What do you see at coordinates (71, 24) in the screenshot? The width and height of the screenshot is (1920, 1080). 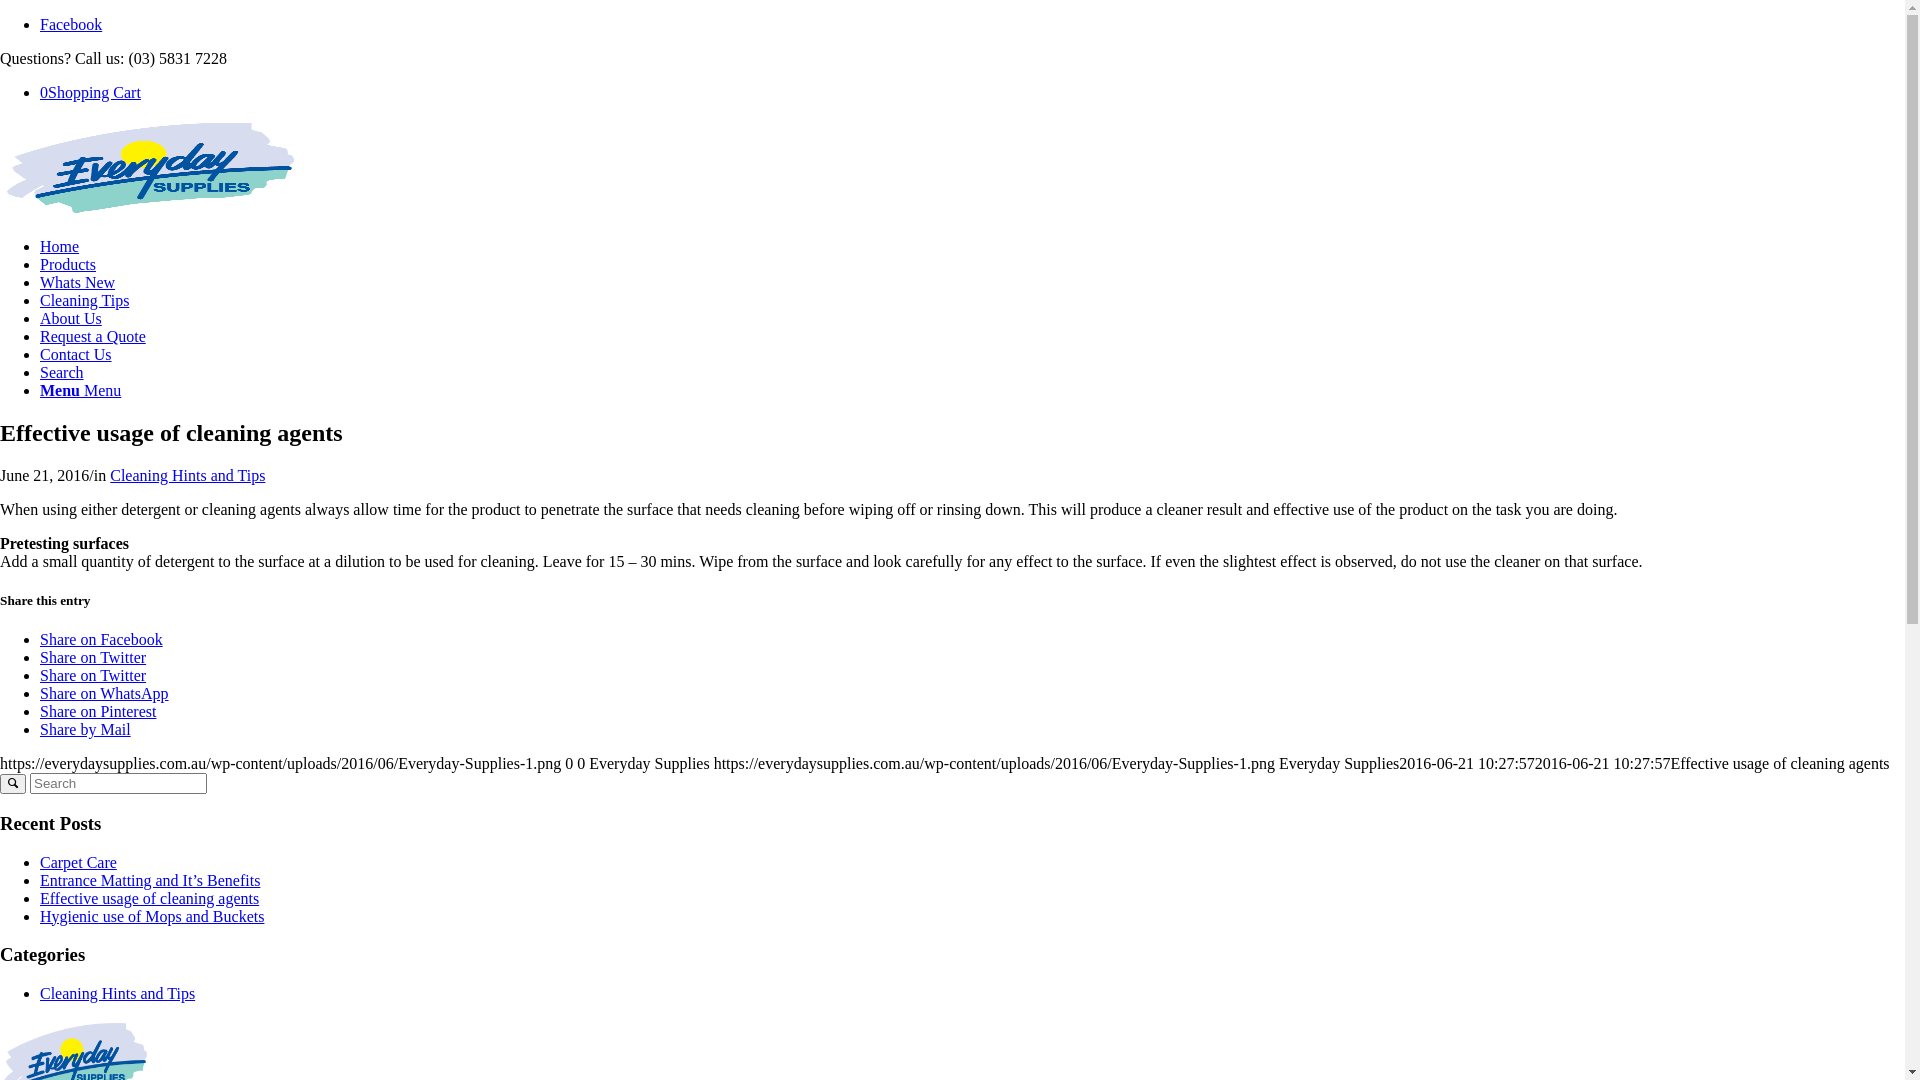 I see `'Facebook'` at bounding box center [71, 24].